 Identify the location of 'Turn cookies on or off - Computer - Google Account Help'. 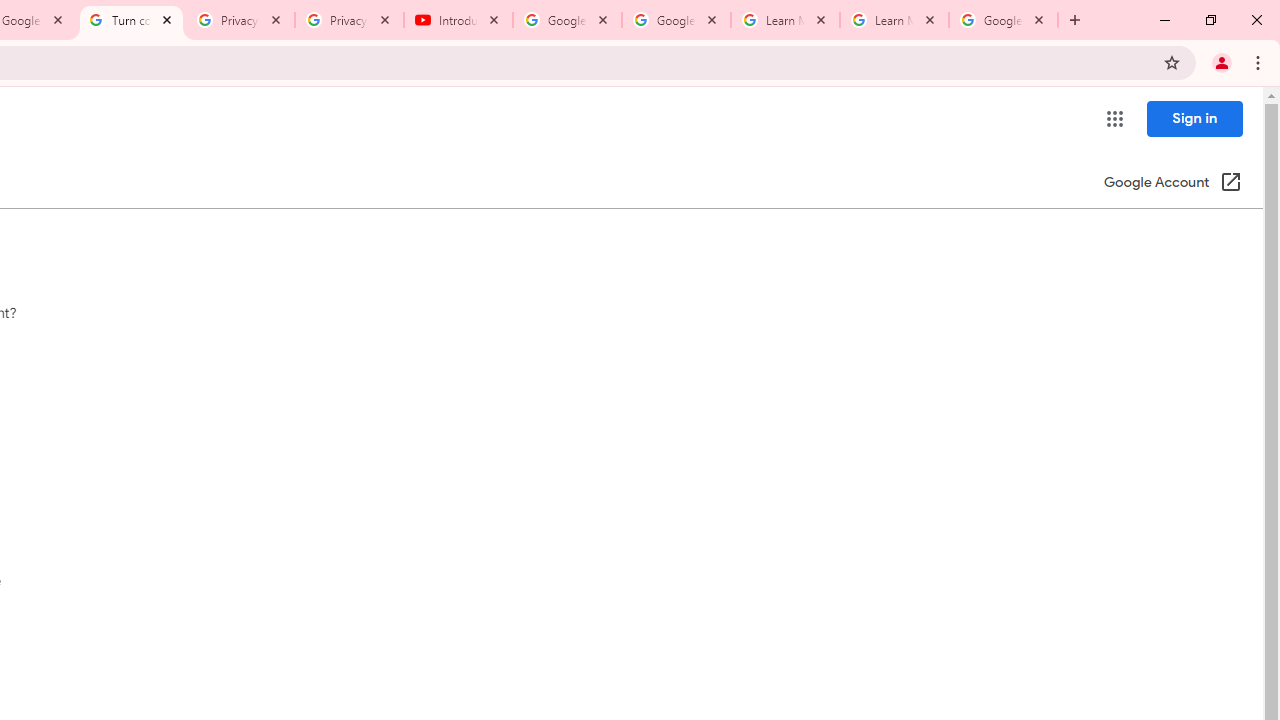
(130, 20).